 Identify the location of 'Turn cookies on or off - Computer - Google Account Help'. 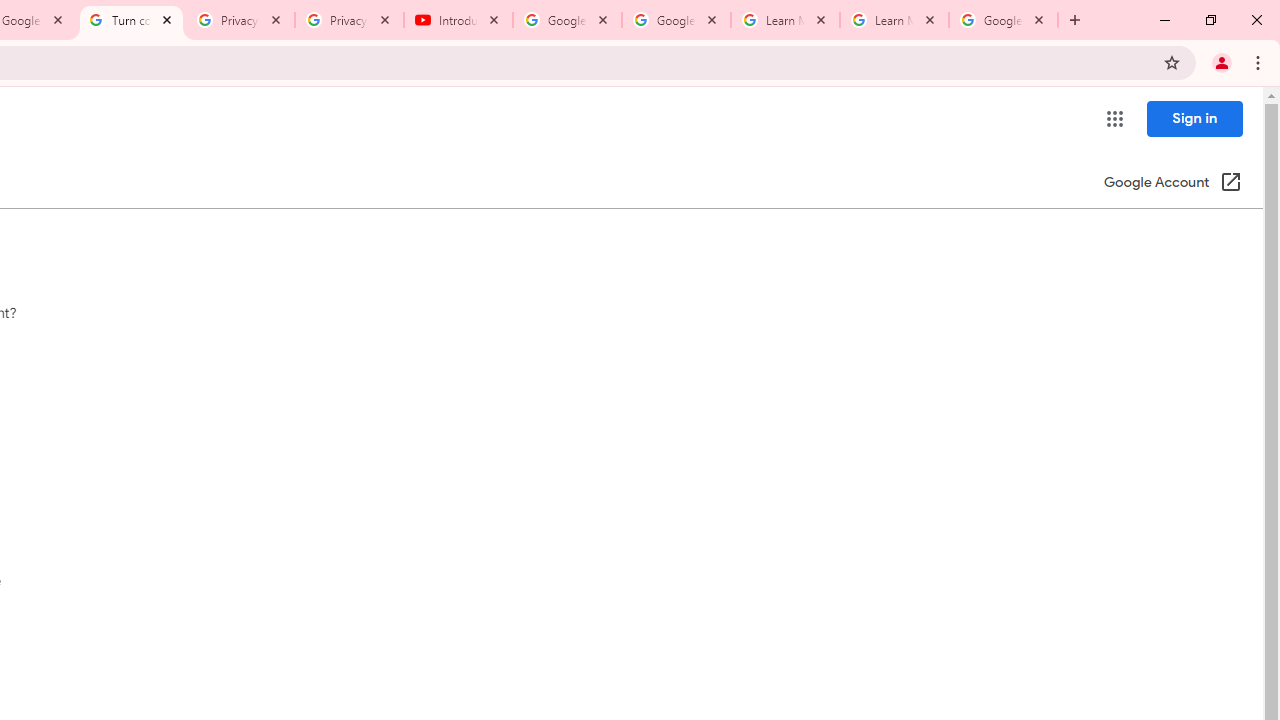
(130, 20).